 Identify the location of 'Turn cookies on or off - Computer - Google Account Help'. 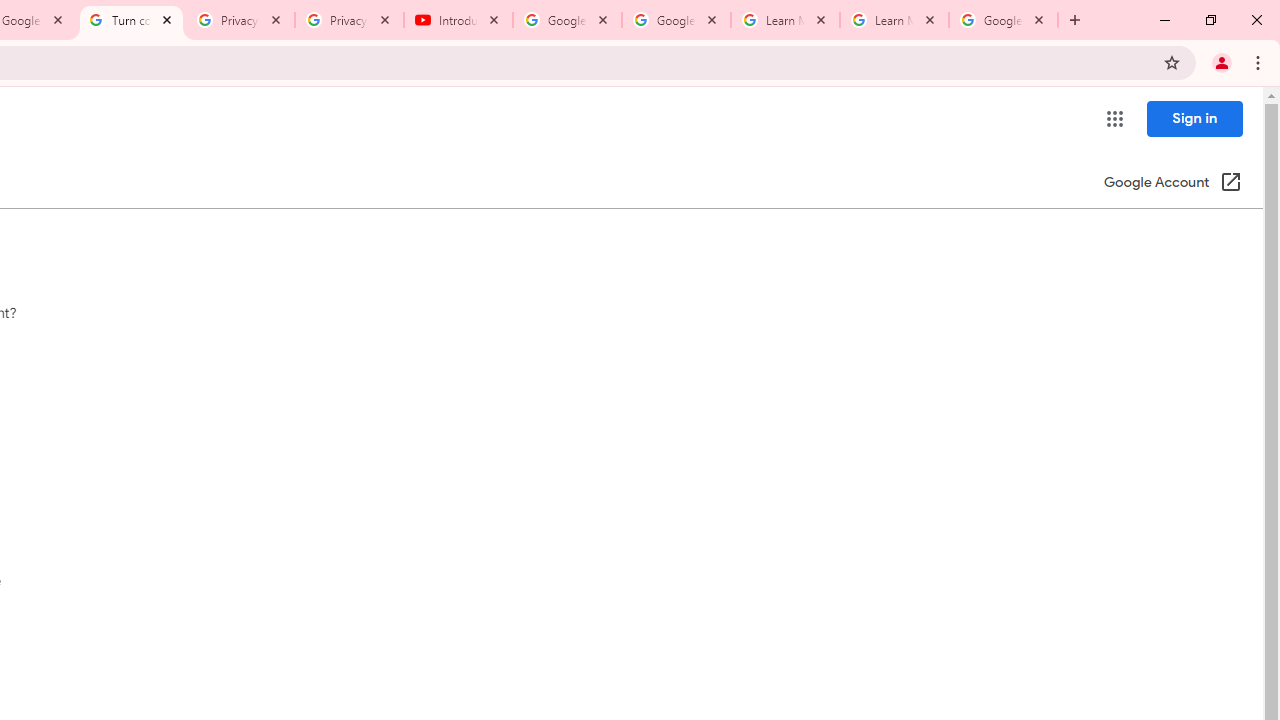
(130, 20).